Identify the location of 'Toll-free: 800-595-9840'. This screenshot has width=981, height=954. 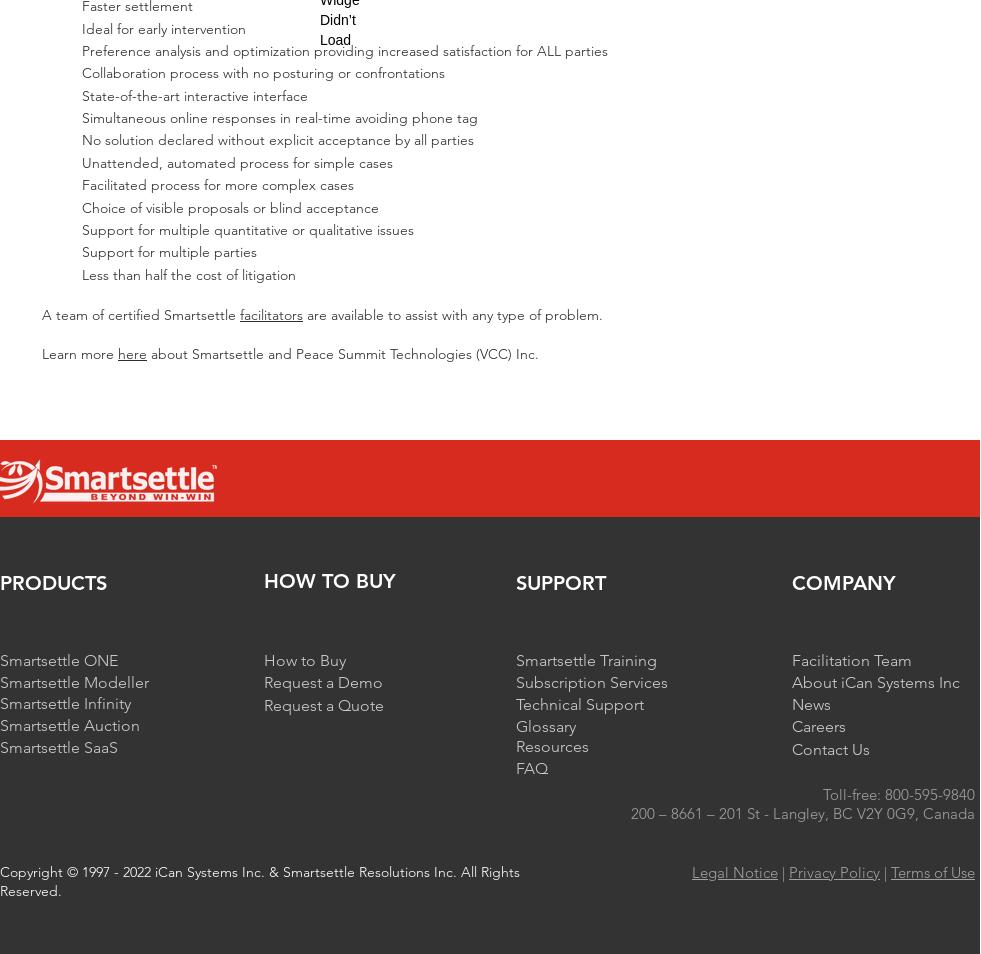
(898, 793).